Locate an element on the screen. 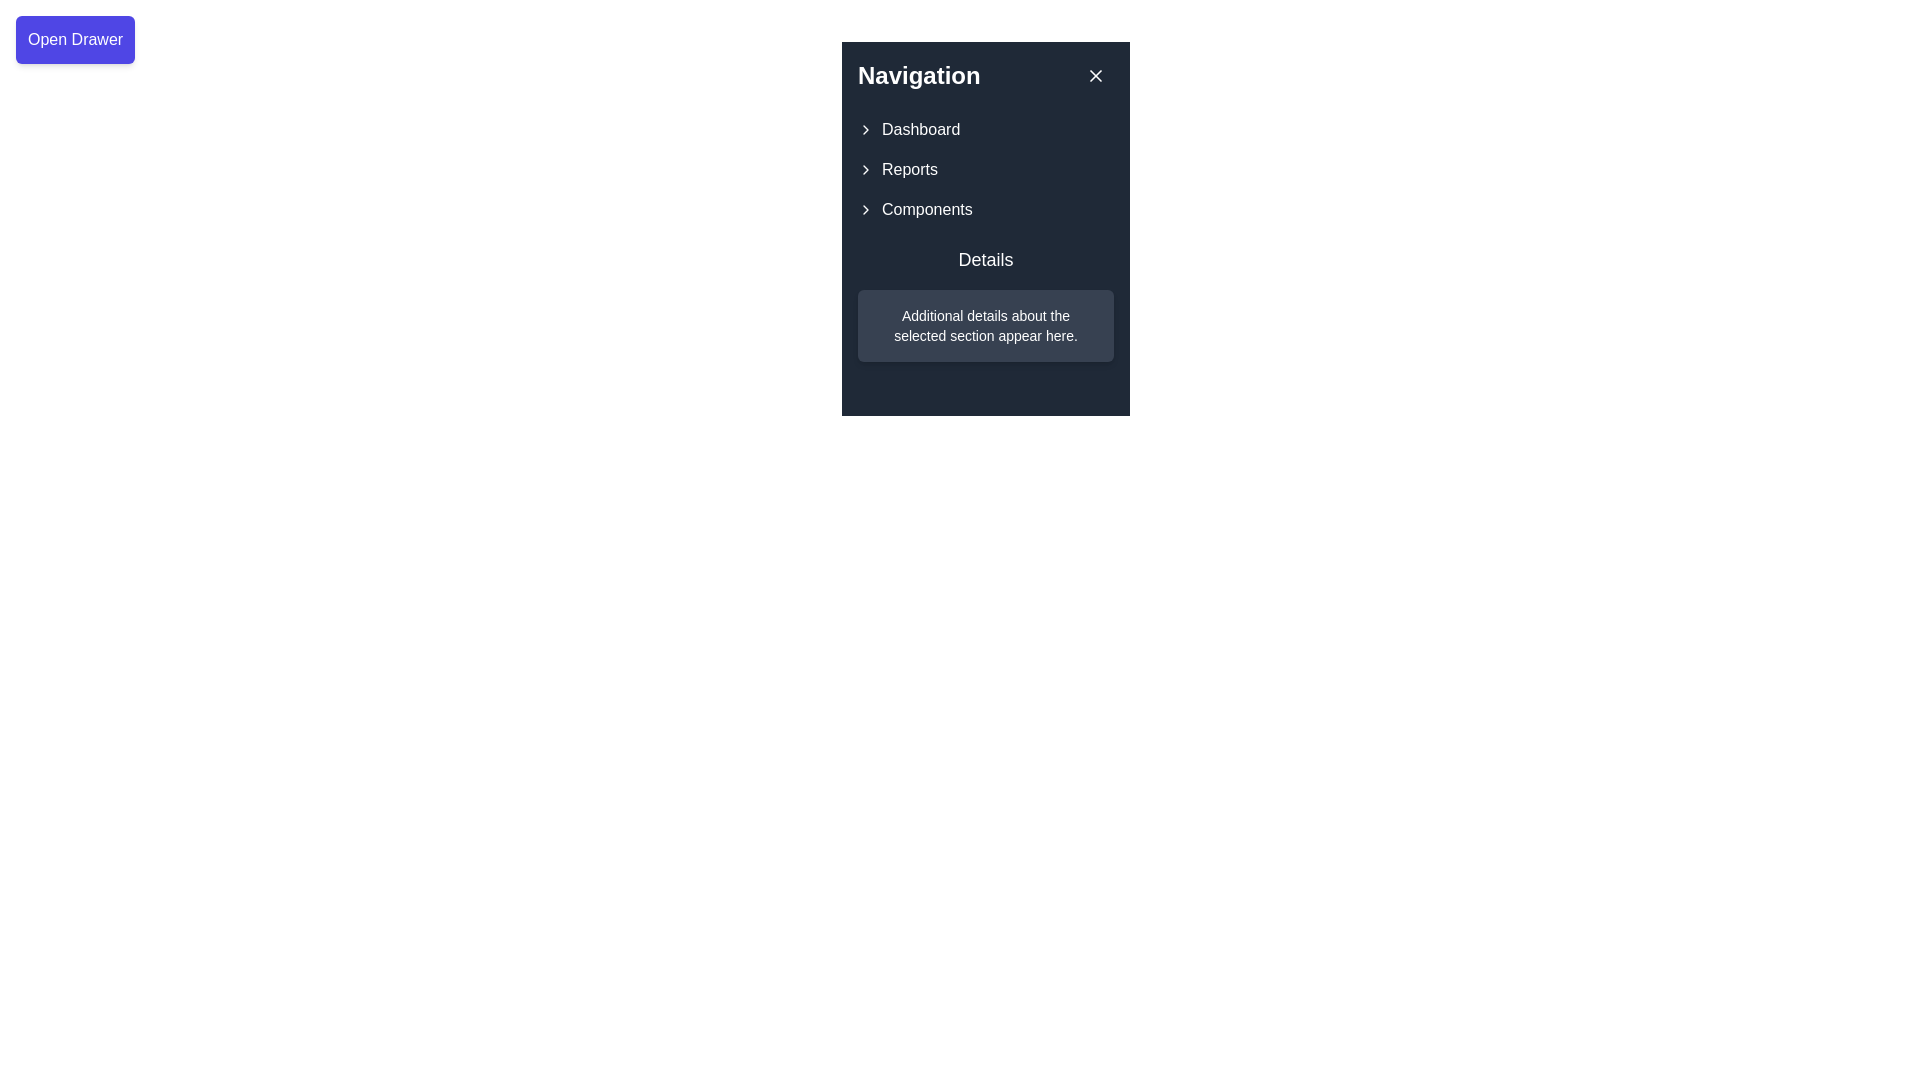  the expandable/collapsible icon located to the left of the 'Dashboard' text in the navigation panel is located at coordinates (865, 130).